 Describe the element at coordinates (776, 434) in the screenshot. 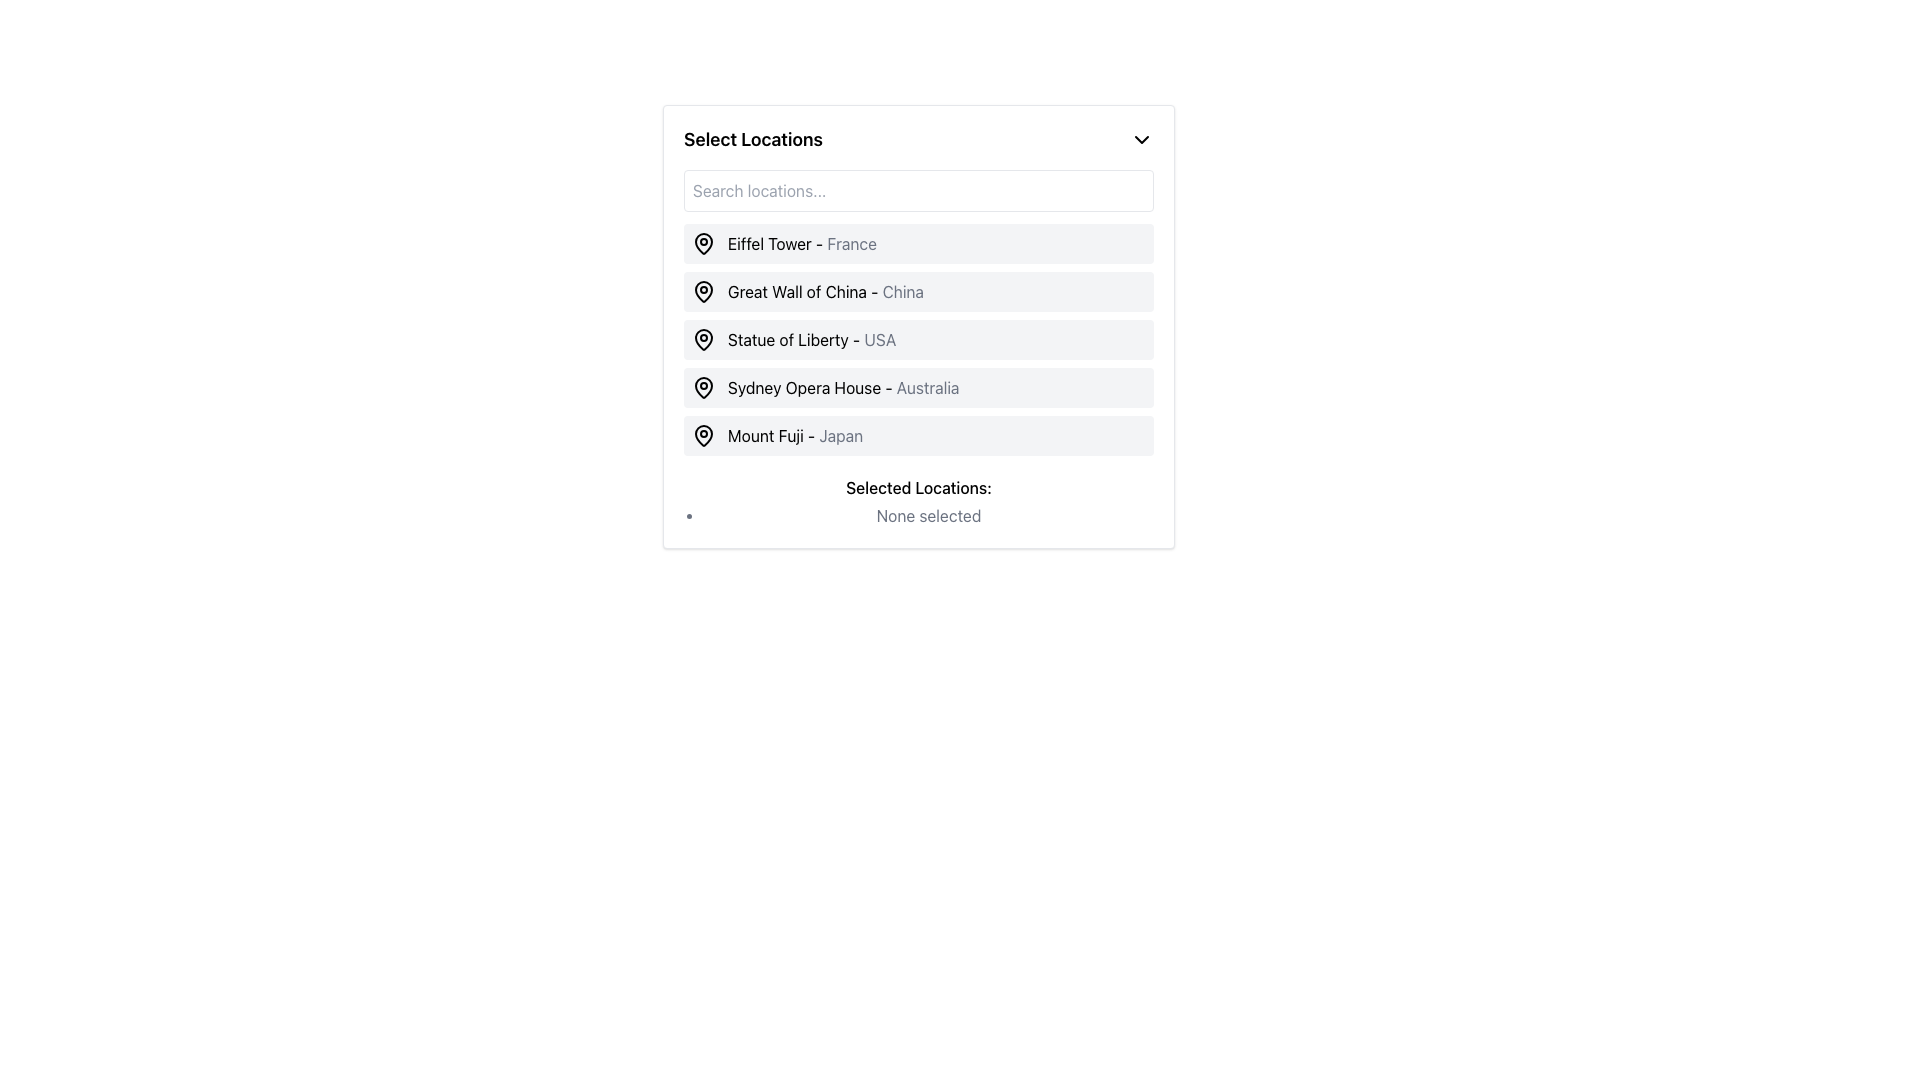

I see `the fifth list item representing the location 'Mount Fuji - Japan'` at that location.